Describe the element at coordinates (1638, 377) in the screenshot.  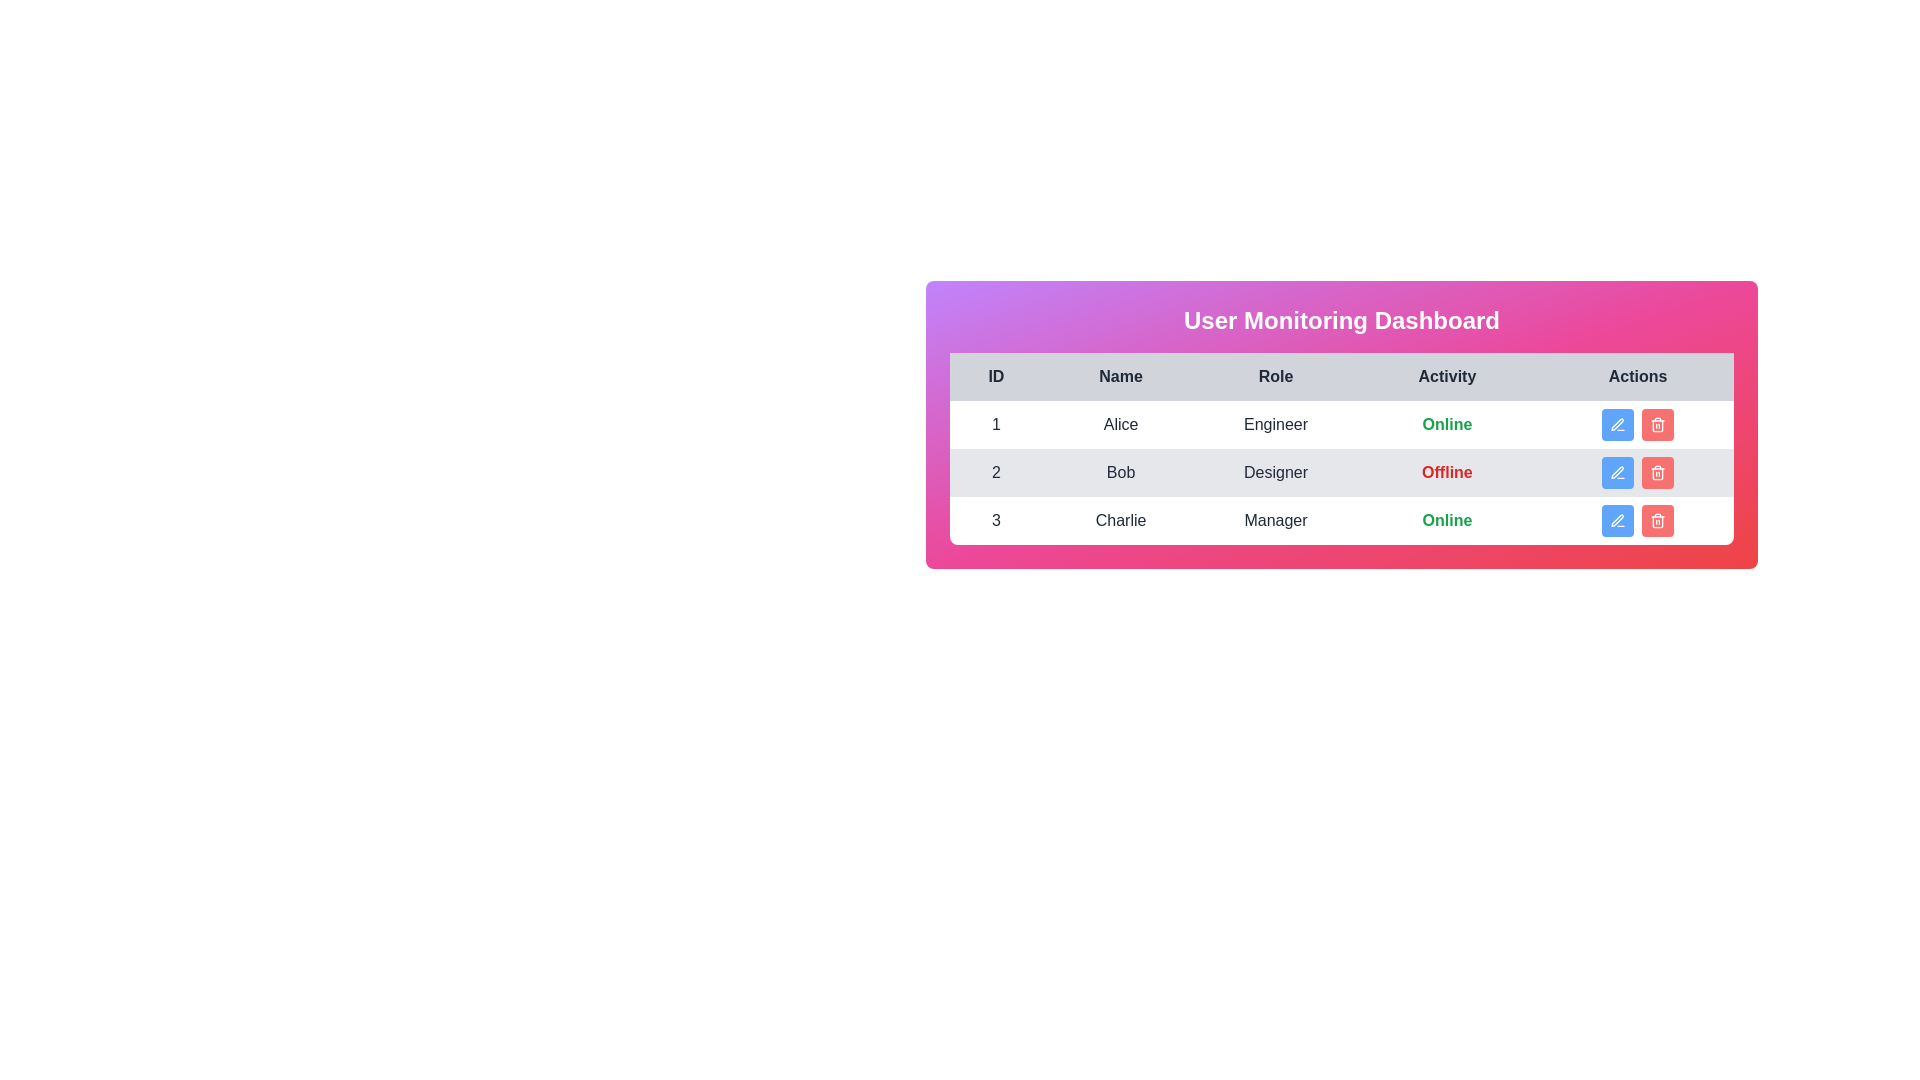
I see `the column header labeled 'Actions' to sort the table by that column` at that location.